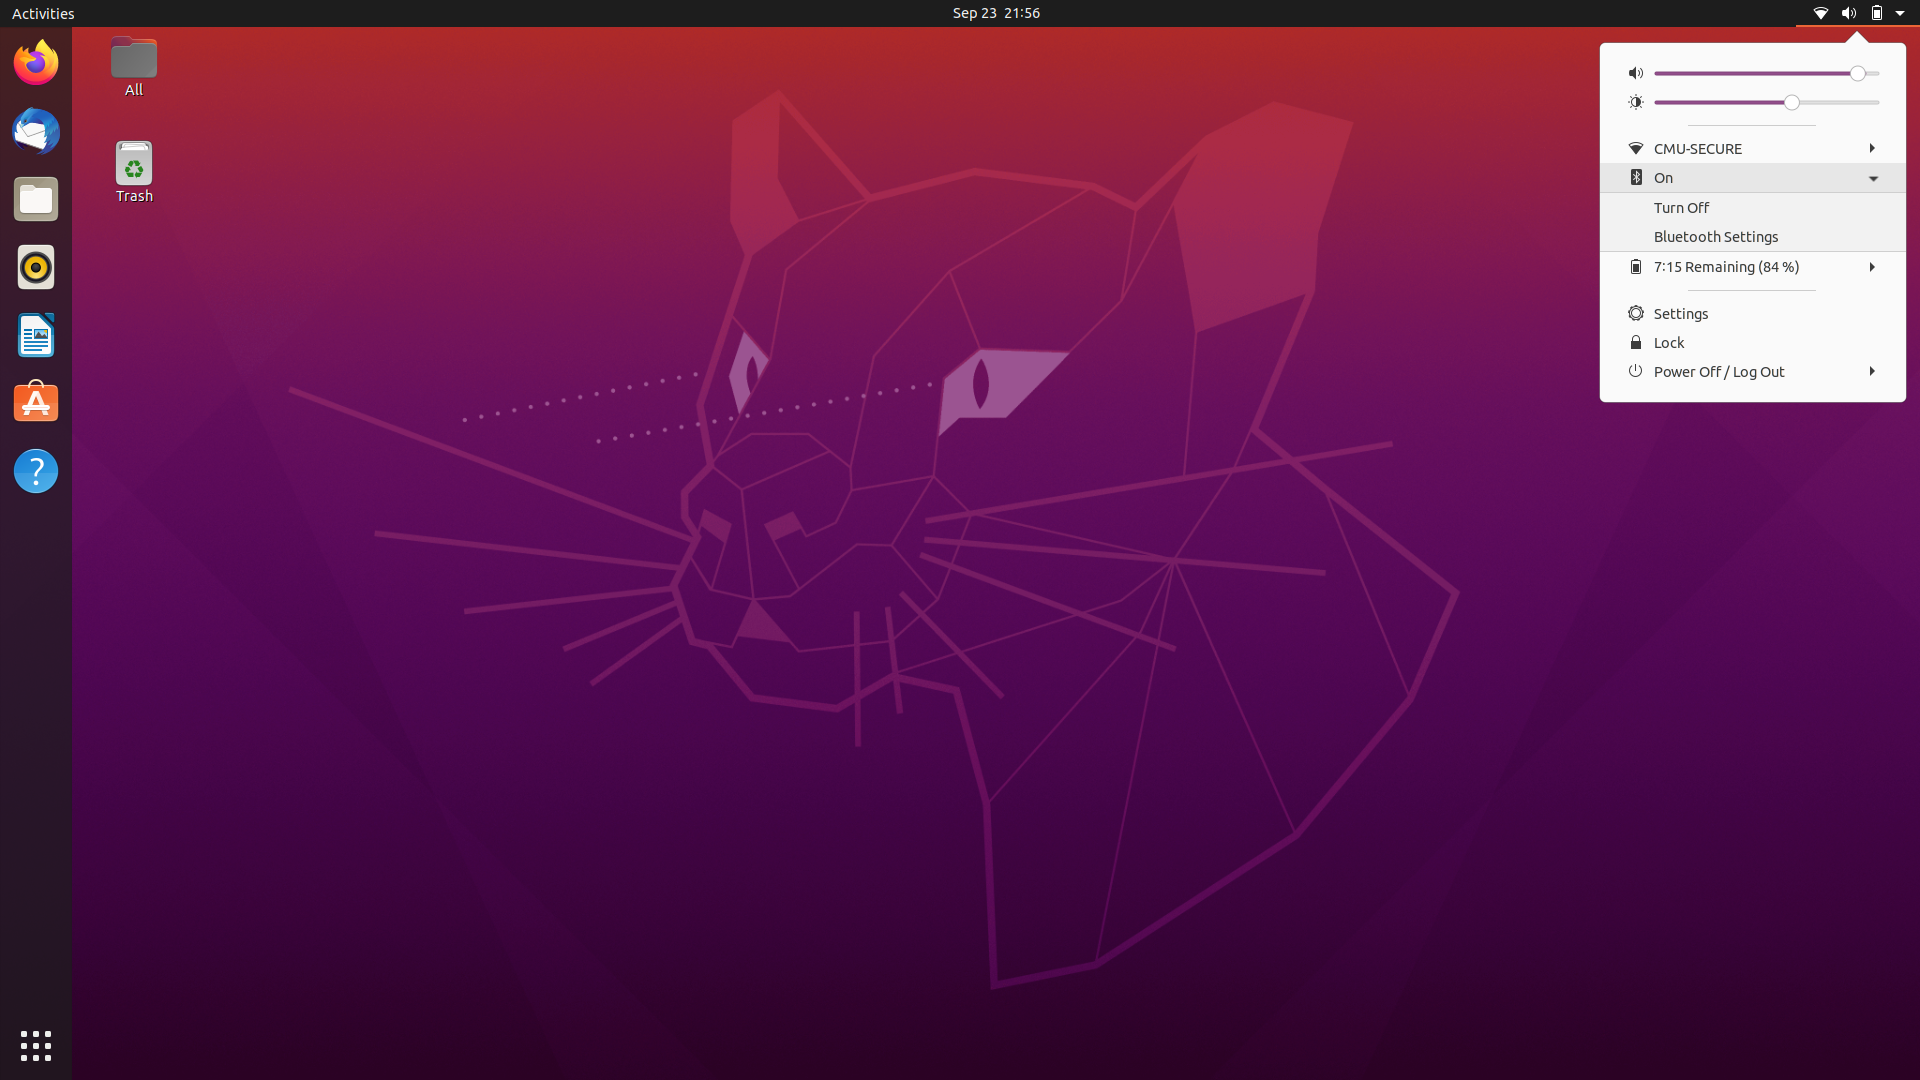 The width and height of the screenshot is (1920, 1080). What do you see at coordinates (1750, 265) in the screenshot?
I see `Battery Settings` at bounding box center [1750, 265].